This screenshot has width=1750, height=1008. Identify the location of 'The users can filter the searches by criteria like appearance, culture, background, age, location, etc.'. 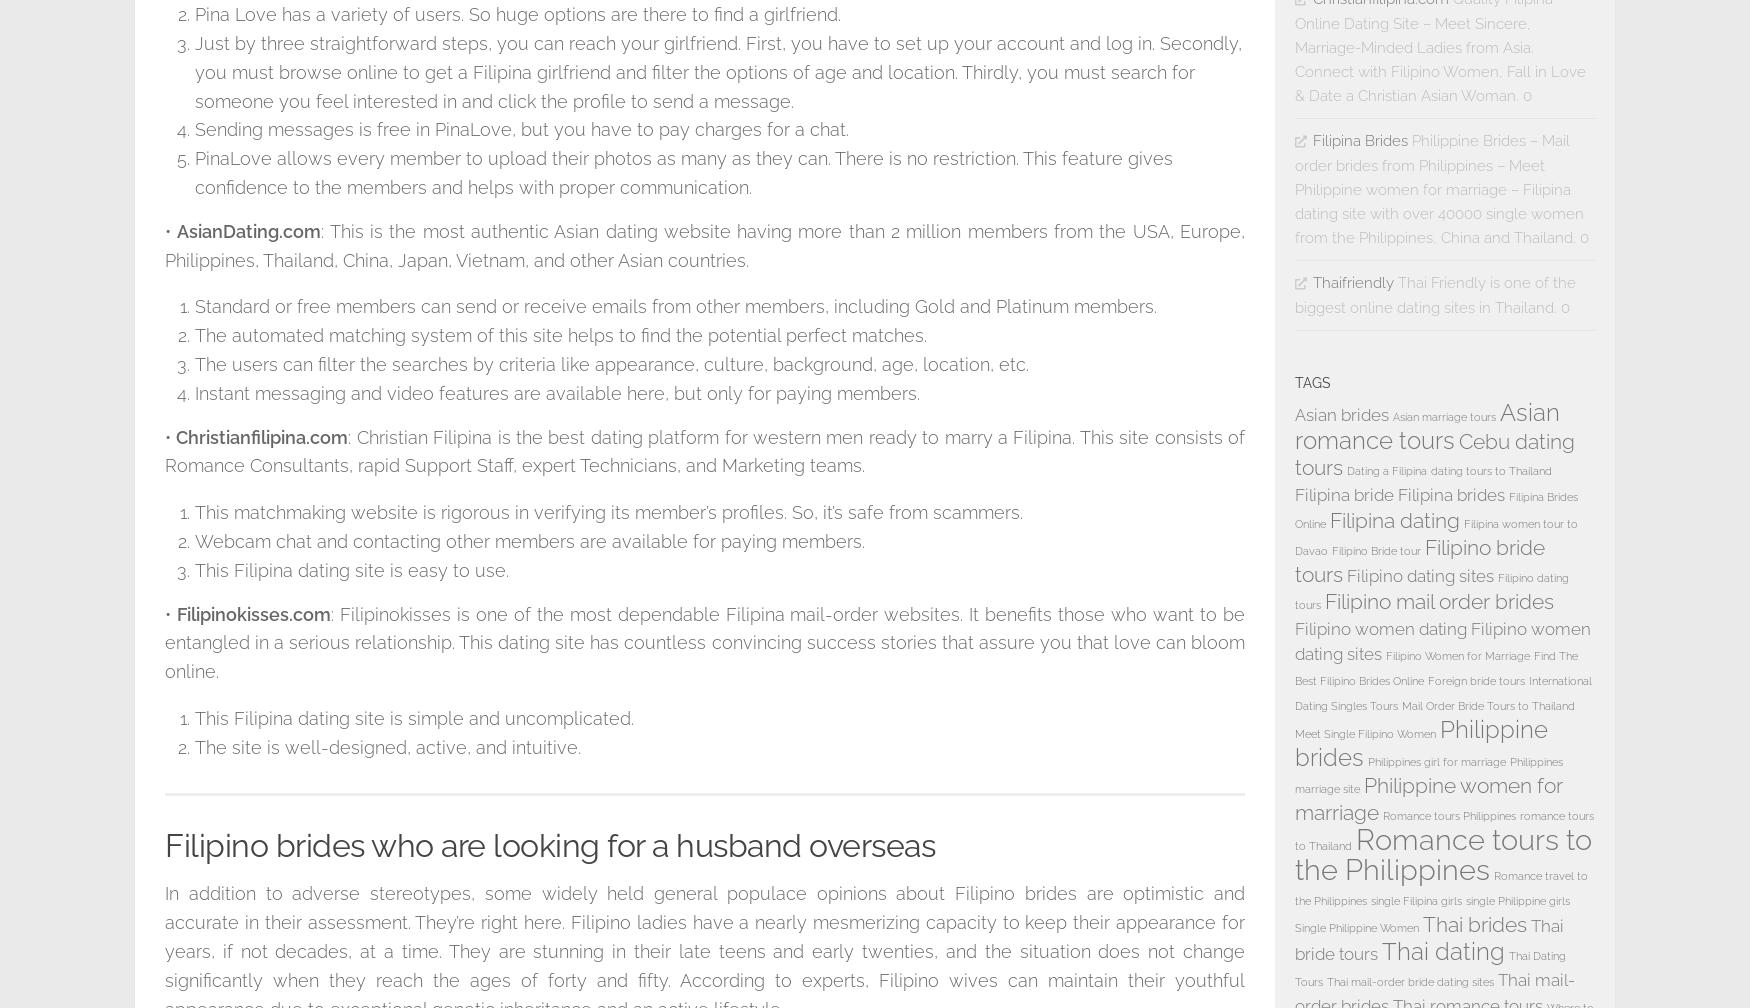
(611, 363).